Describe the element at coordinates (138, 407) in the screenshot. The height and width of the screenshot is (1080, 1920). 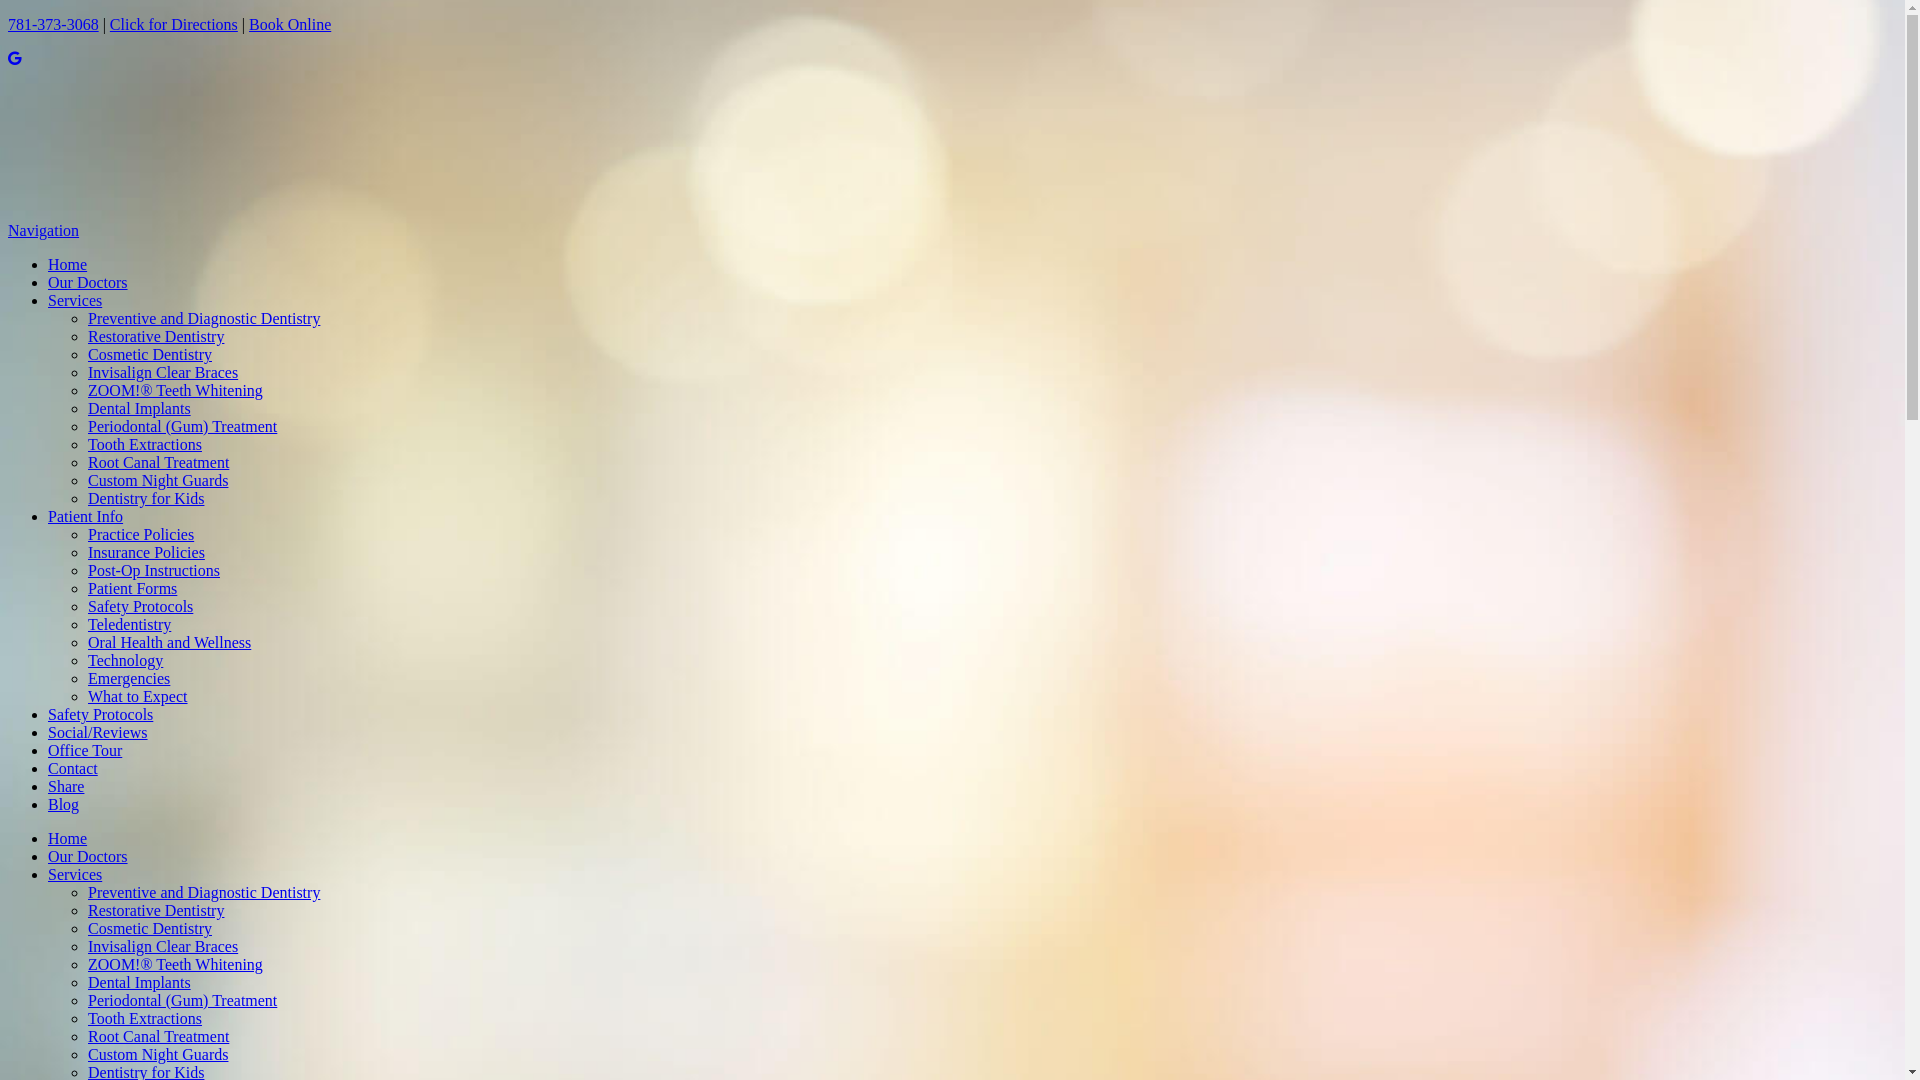
I see `'Dental Implants'` at that location.